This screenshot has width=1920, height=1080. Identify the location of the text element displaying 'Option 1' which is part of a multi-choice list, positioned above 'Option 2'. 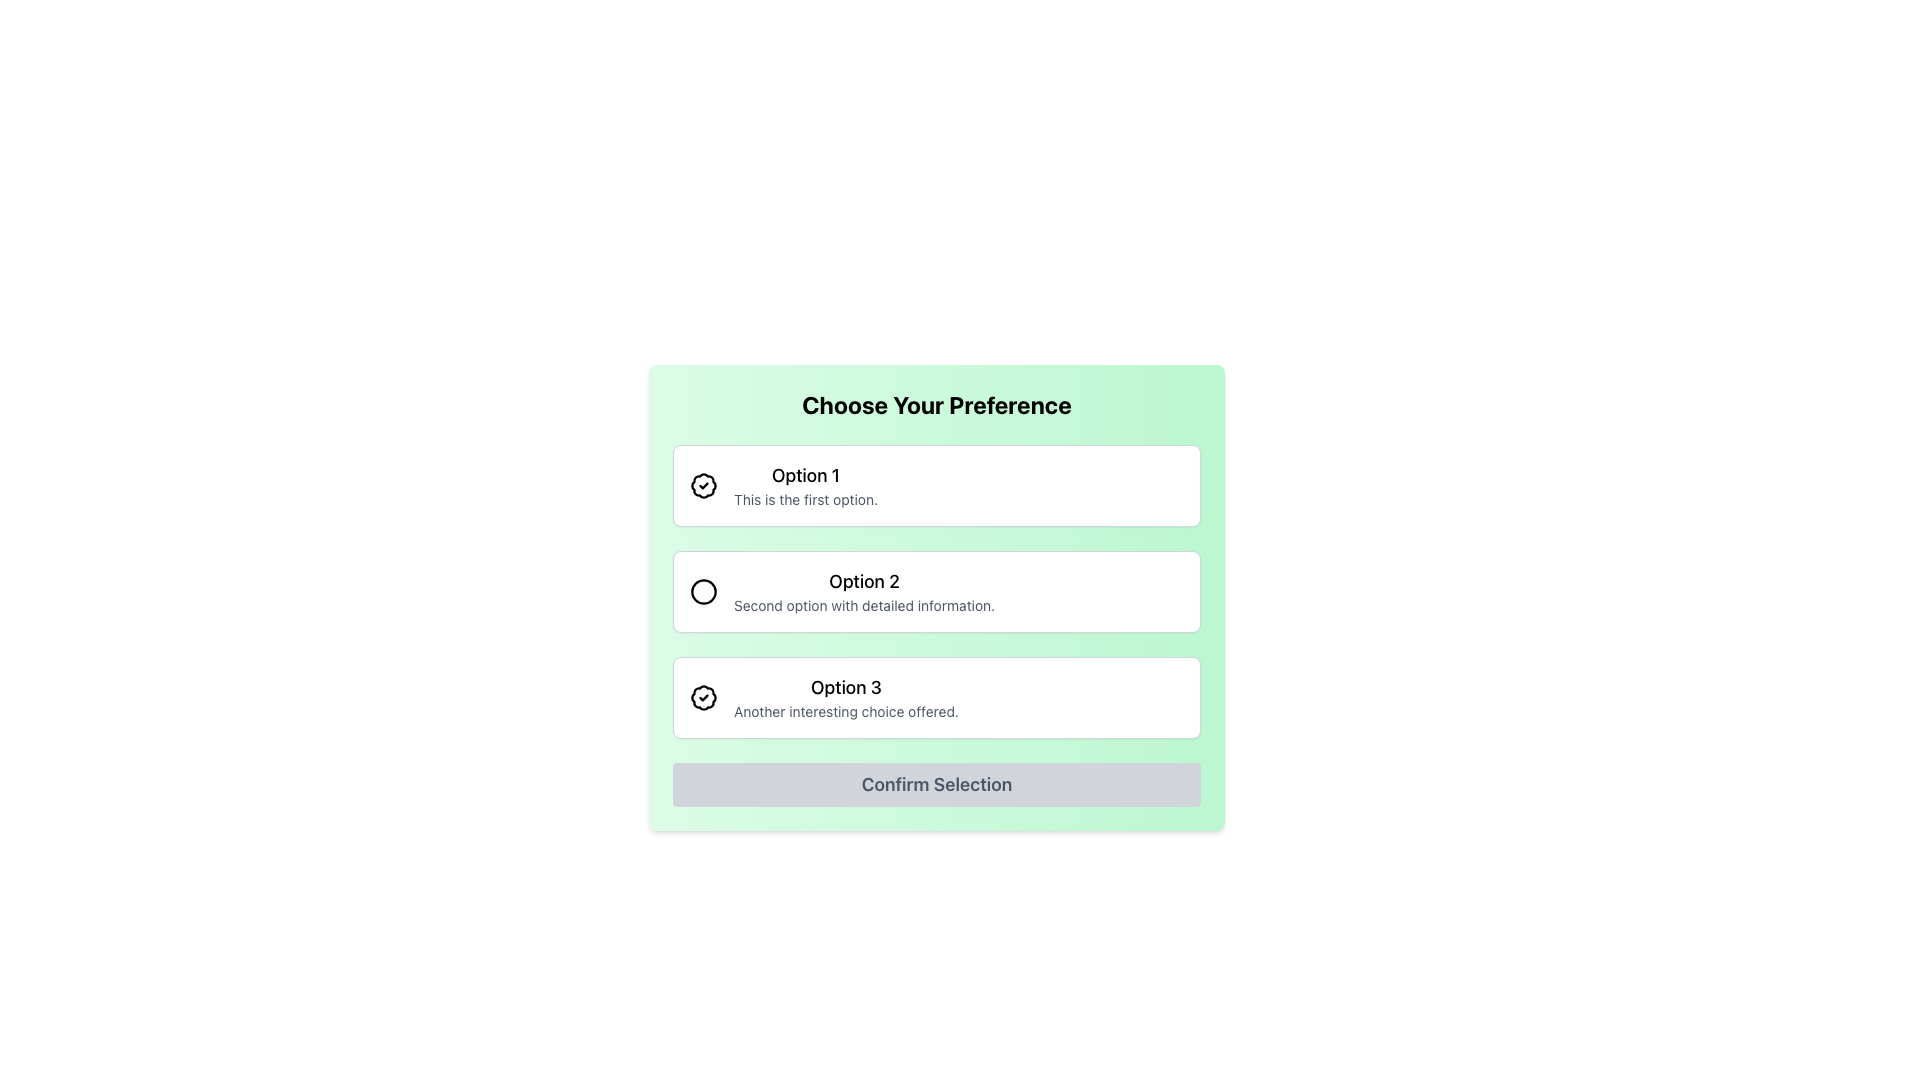
(806, 486).